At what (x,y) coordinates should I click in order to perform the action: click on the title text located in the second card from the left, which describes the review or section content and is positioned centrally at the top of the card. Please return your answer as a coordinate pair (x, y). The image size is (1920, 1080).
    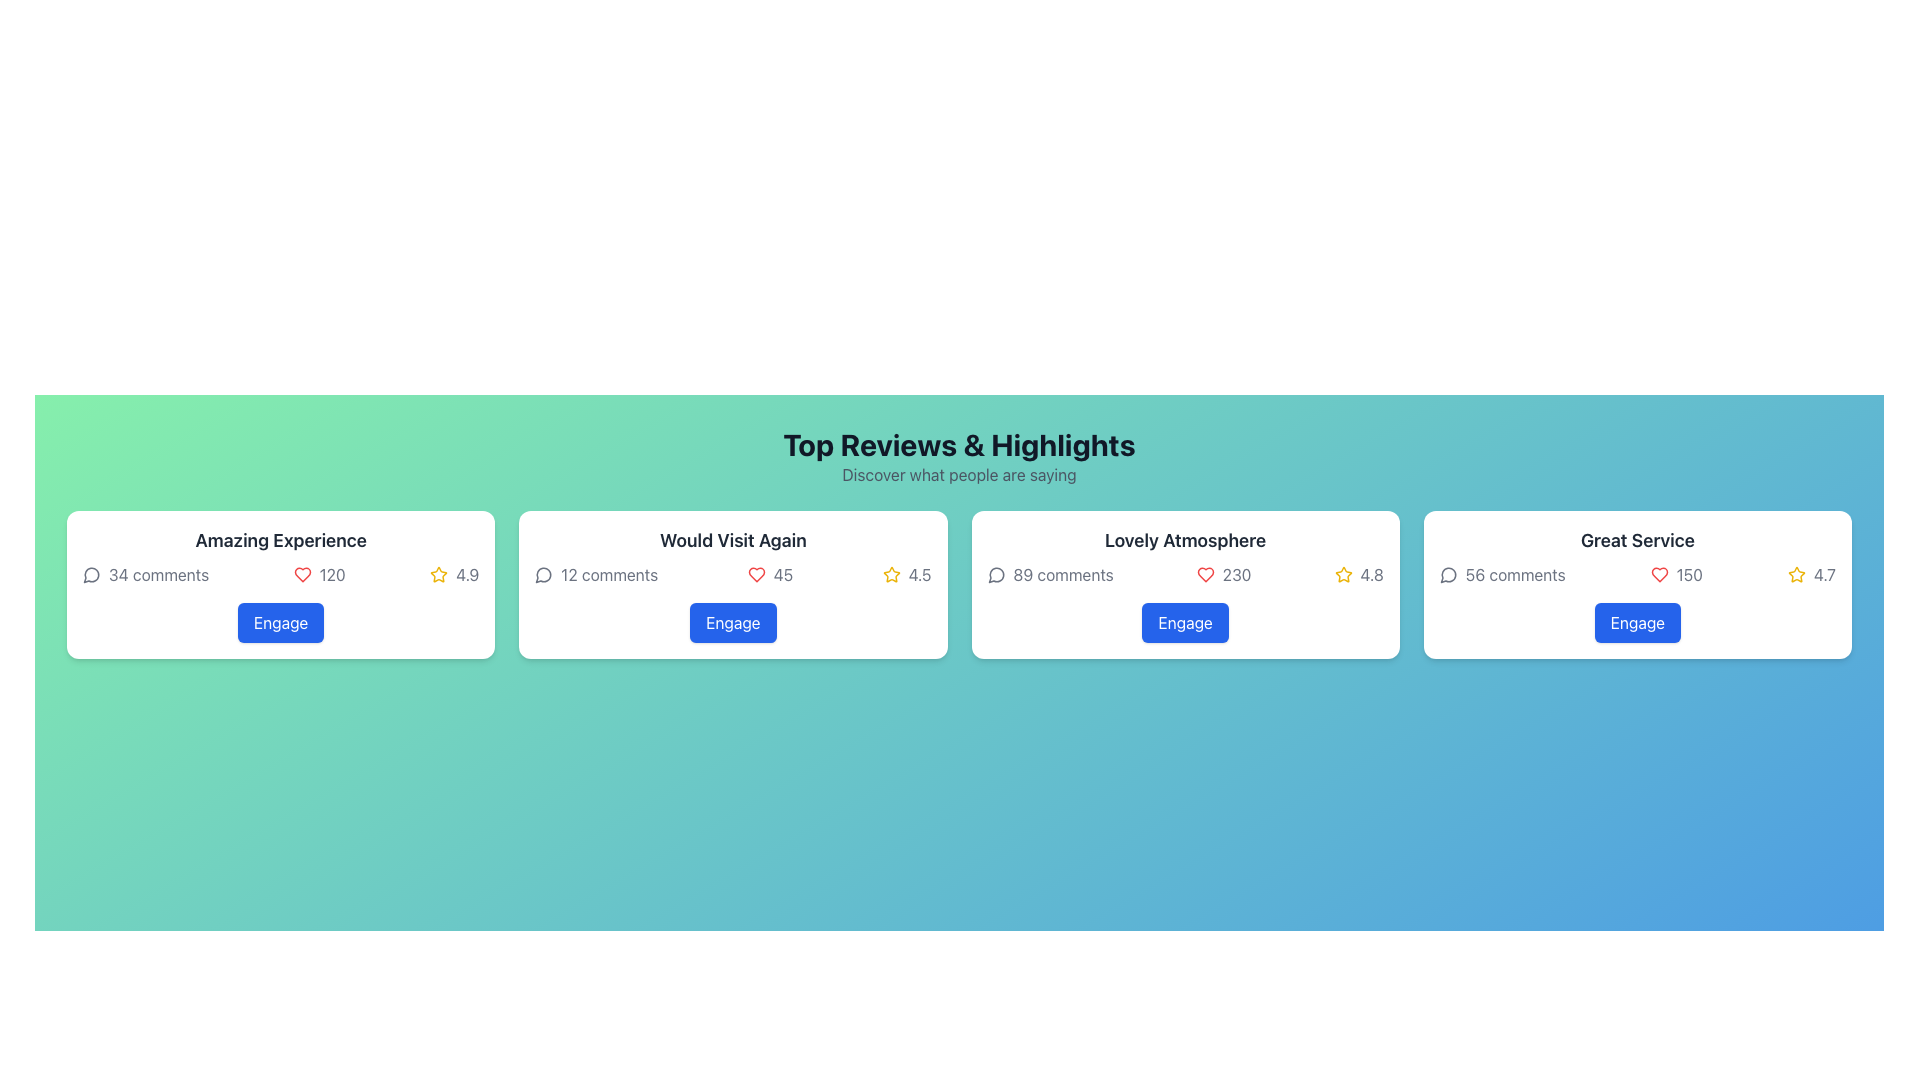
    Looking at the image, I should click on (732, 540).